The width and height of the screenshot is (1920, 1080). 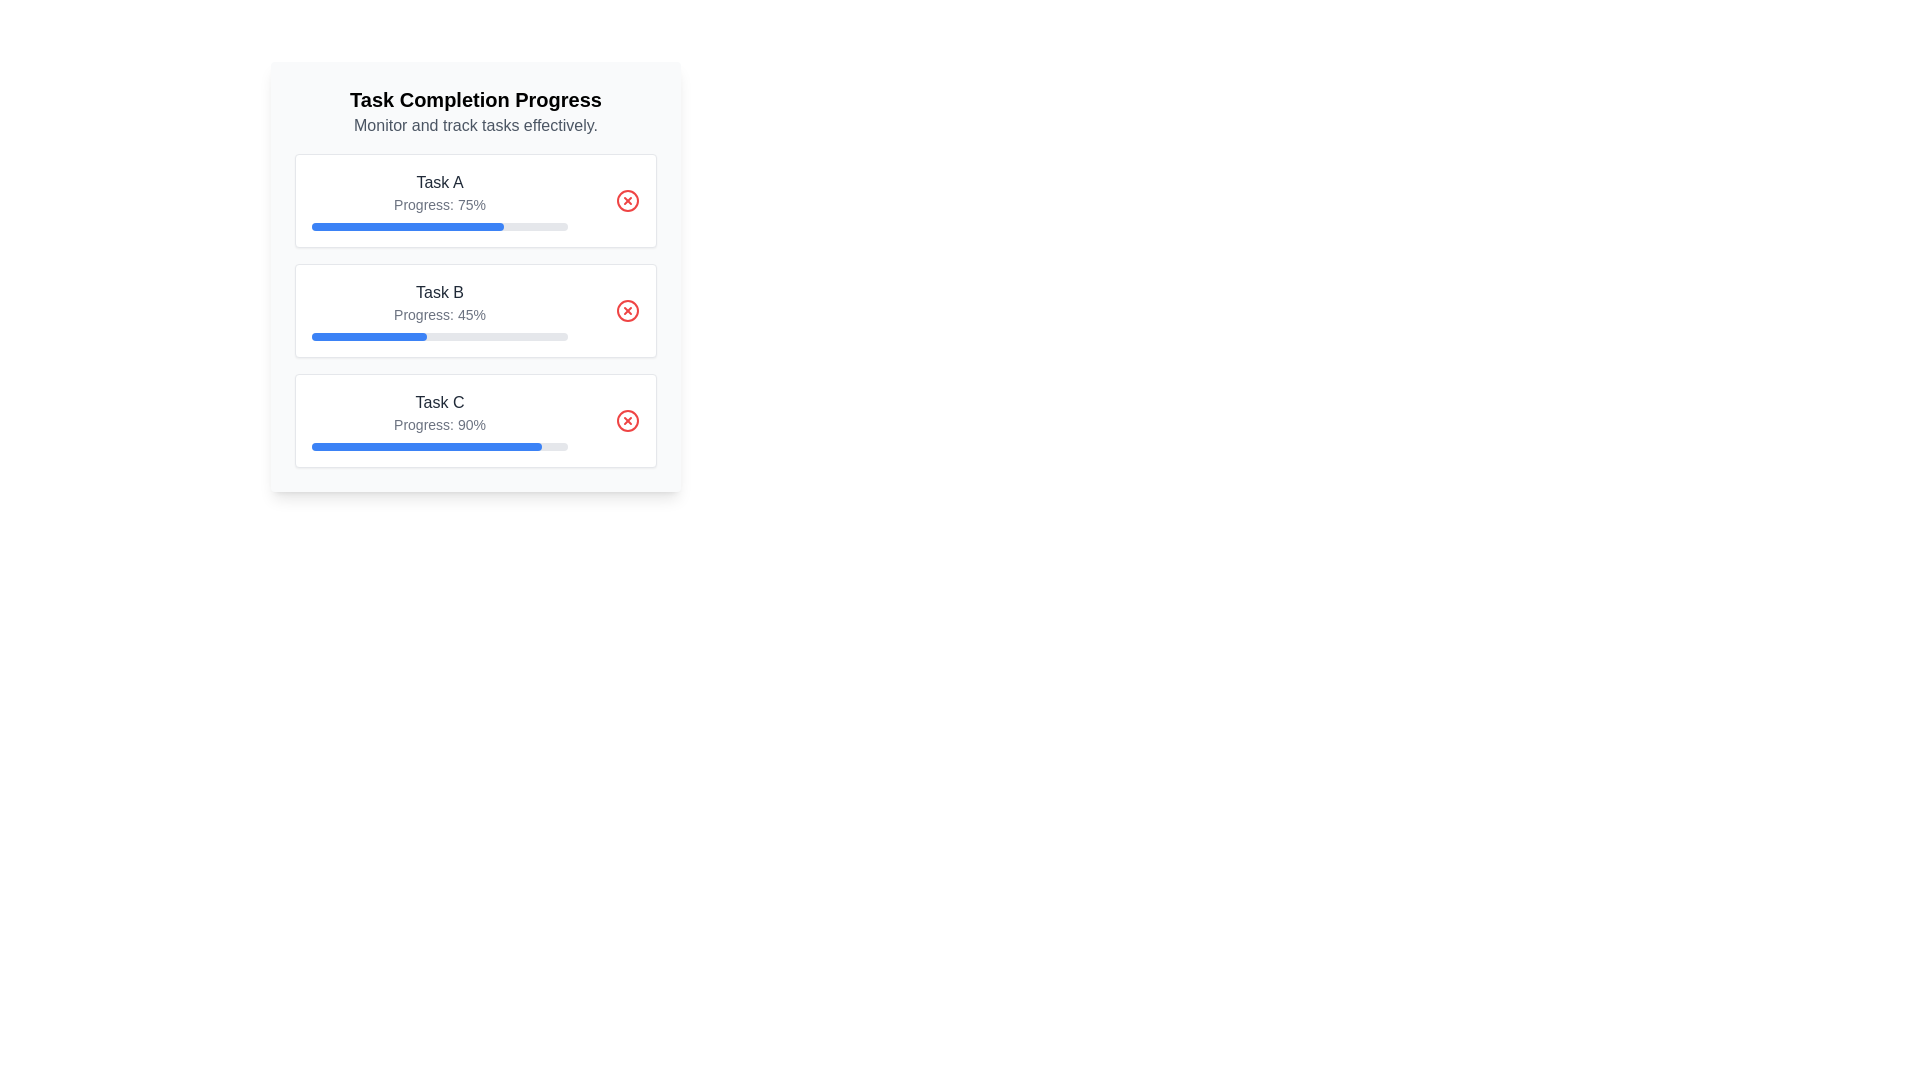 I want to click on the delete or close button for the 'Task C' entry, which is the rightmost component within the third entry of a vertically aligned list, so click(x=627, y=419).